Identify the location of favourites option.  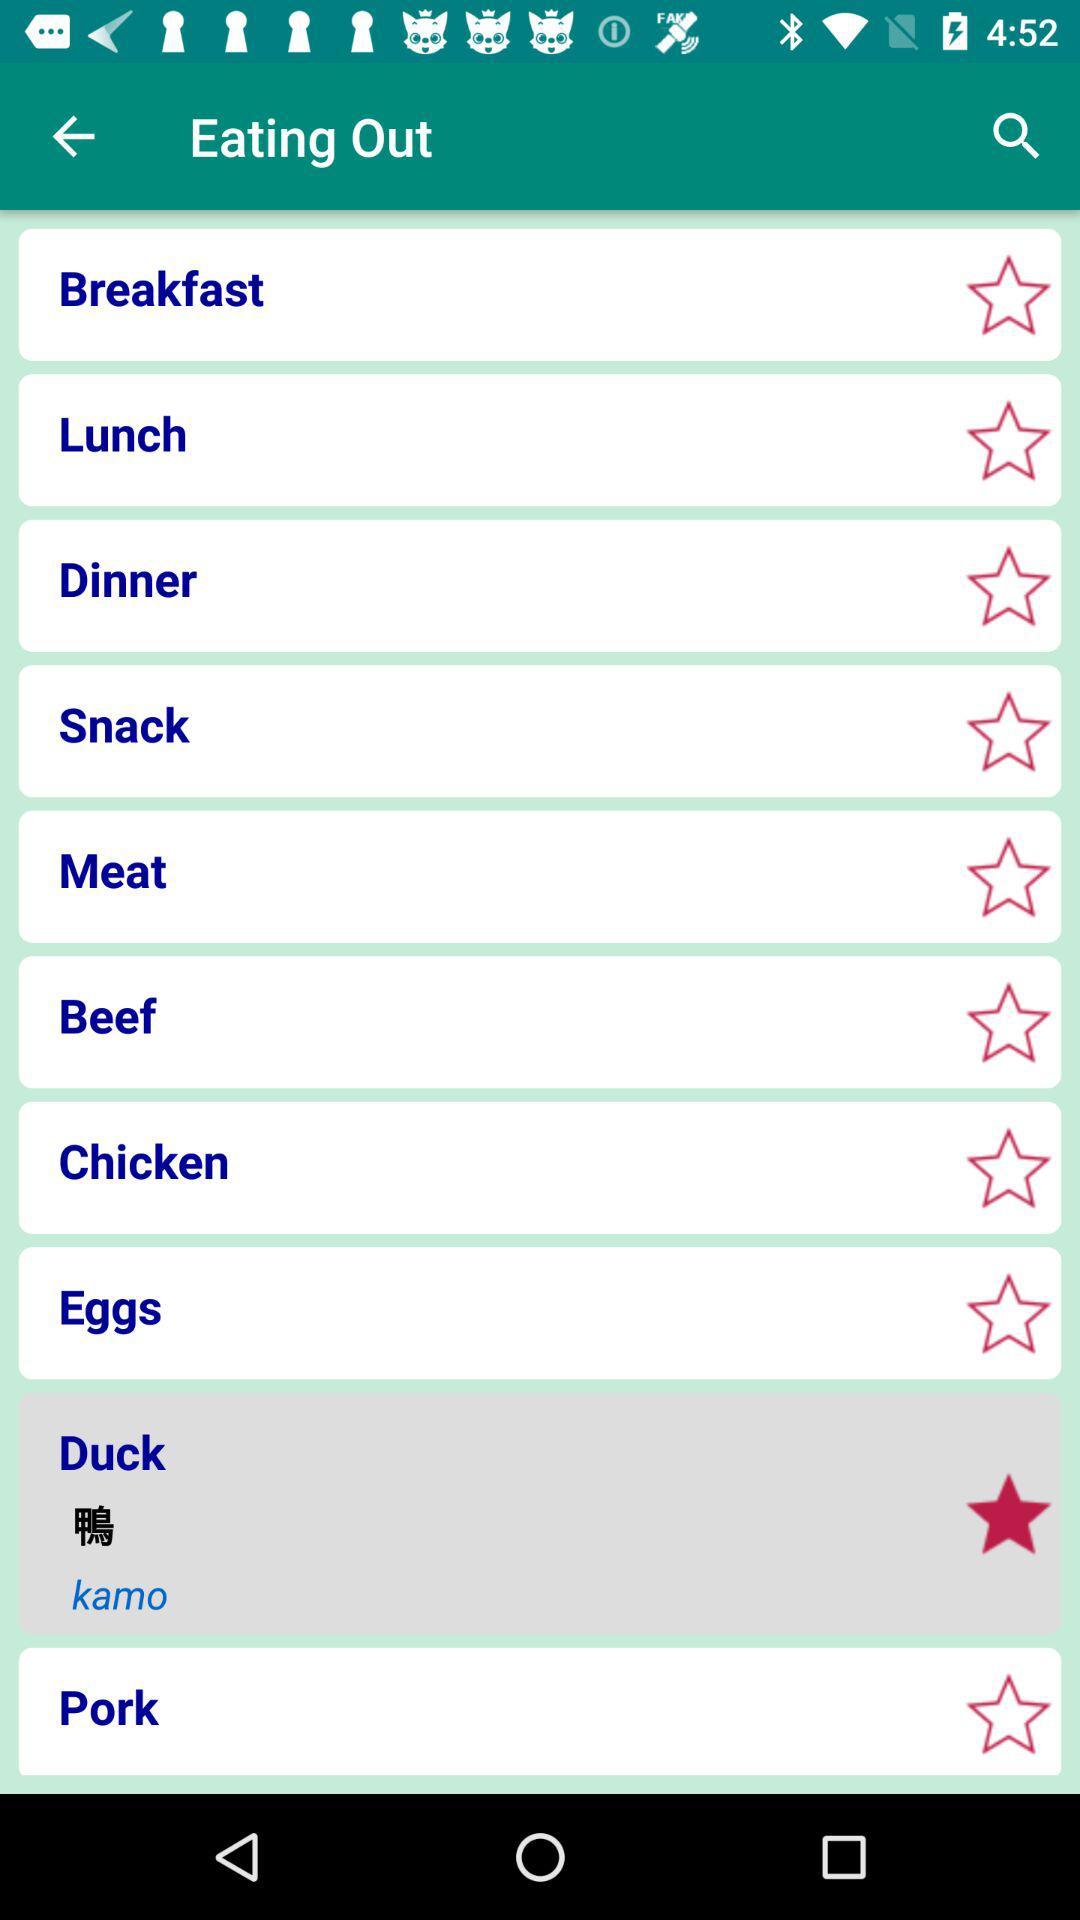
(1008, 1313).